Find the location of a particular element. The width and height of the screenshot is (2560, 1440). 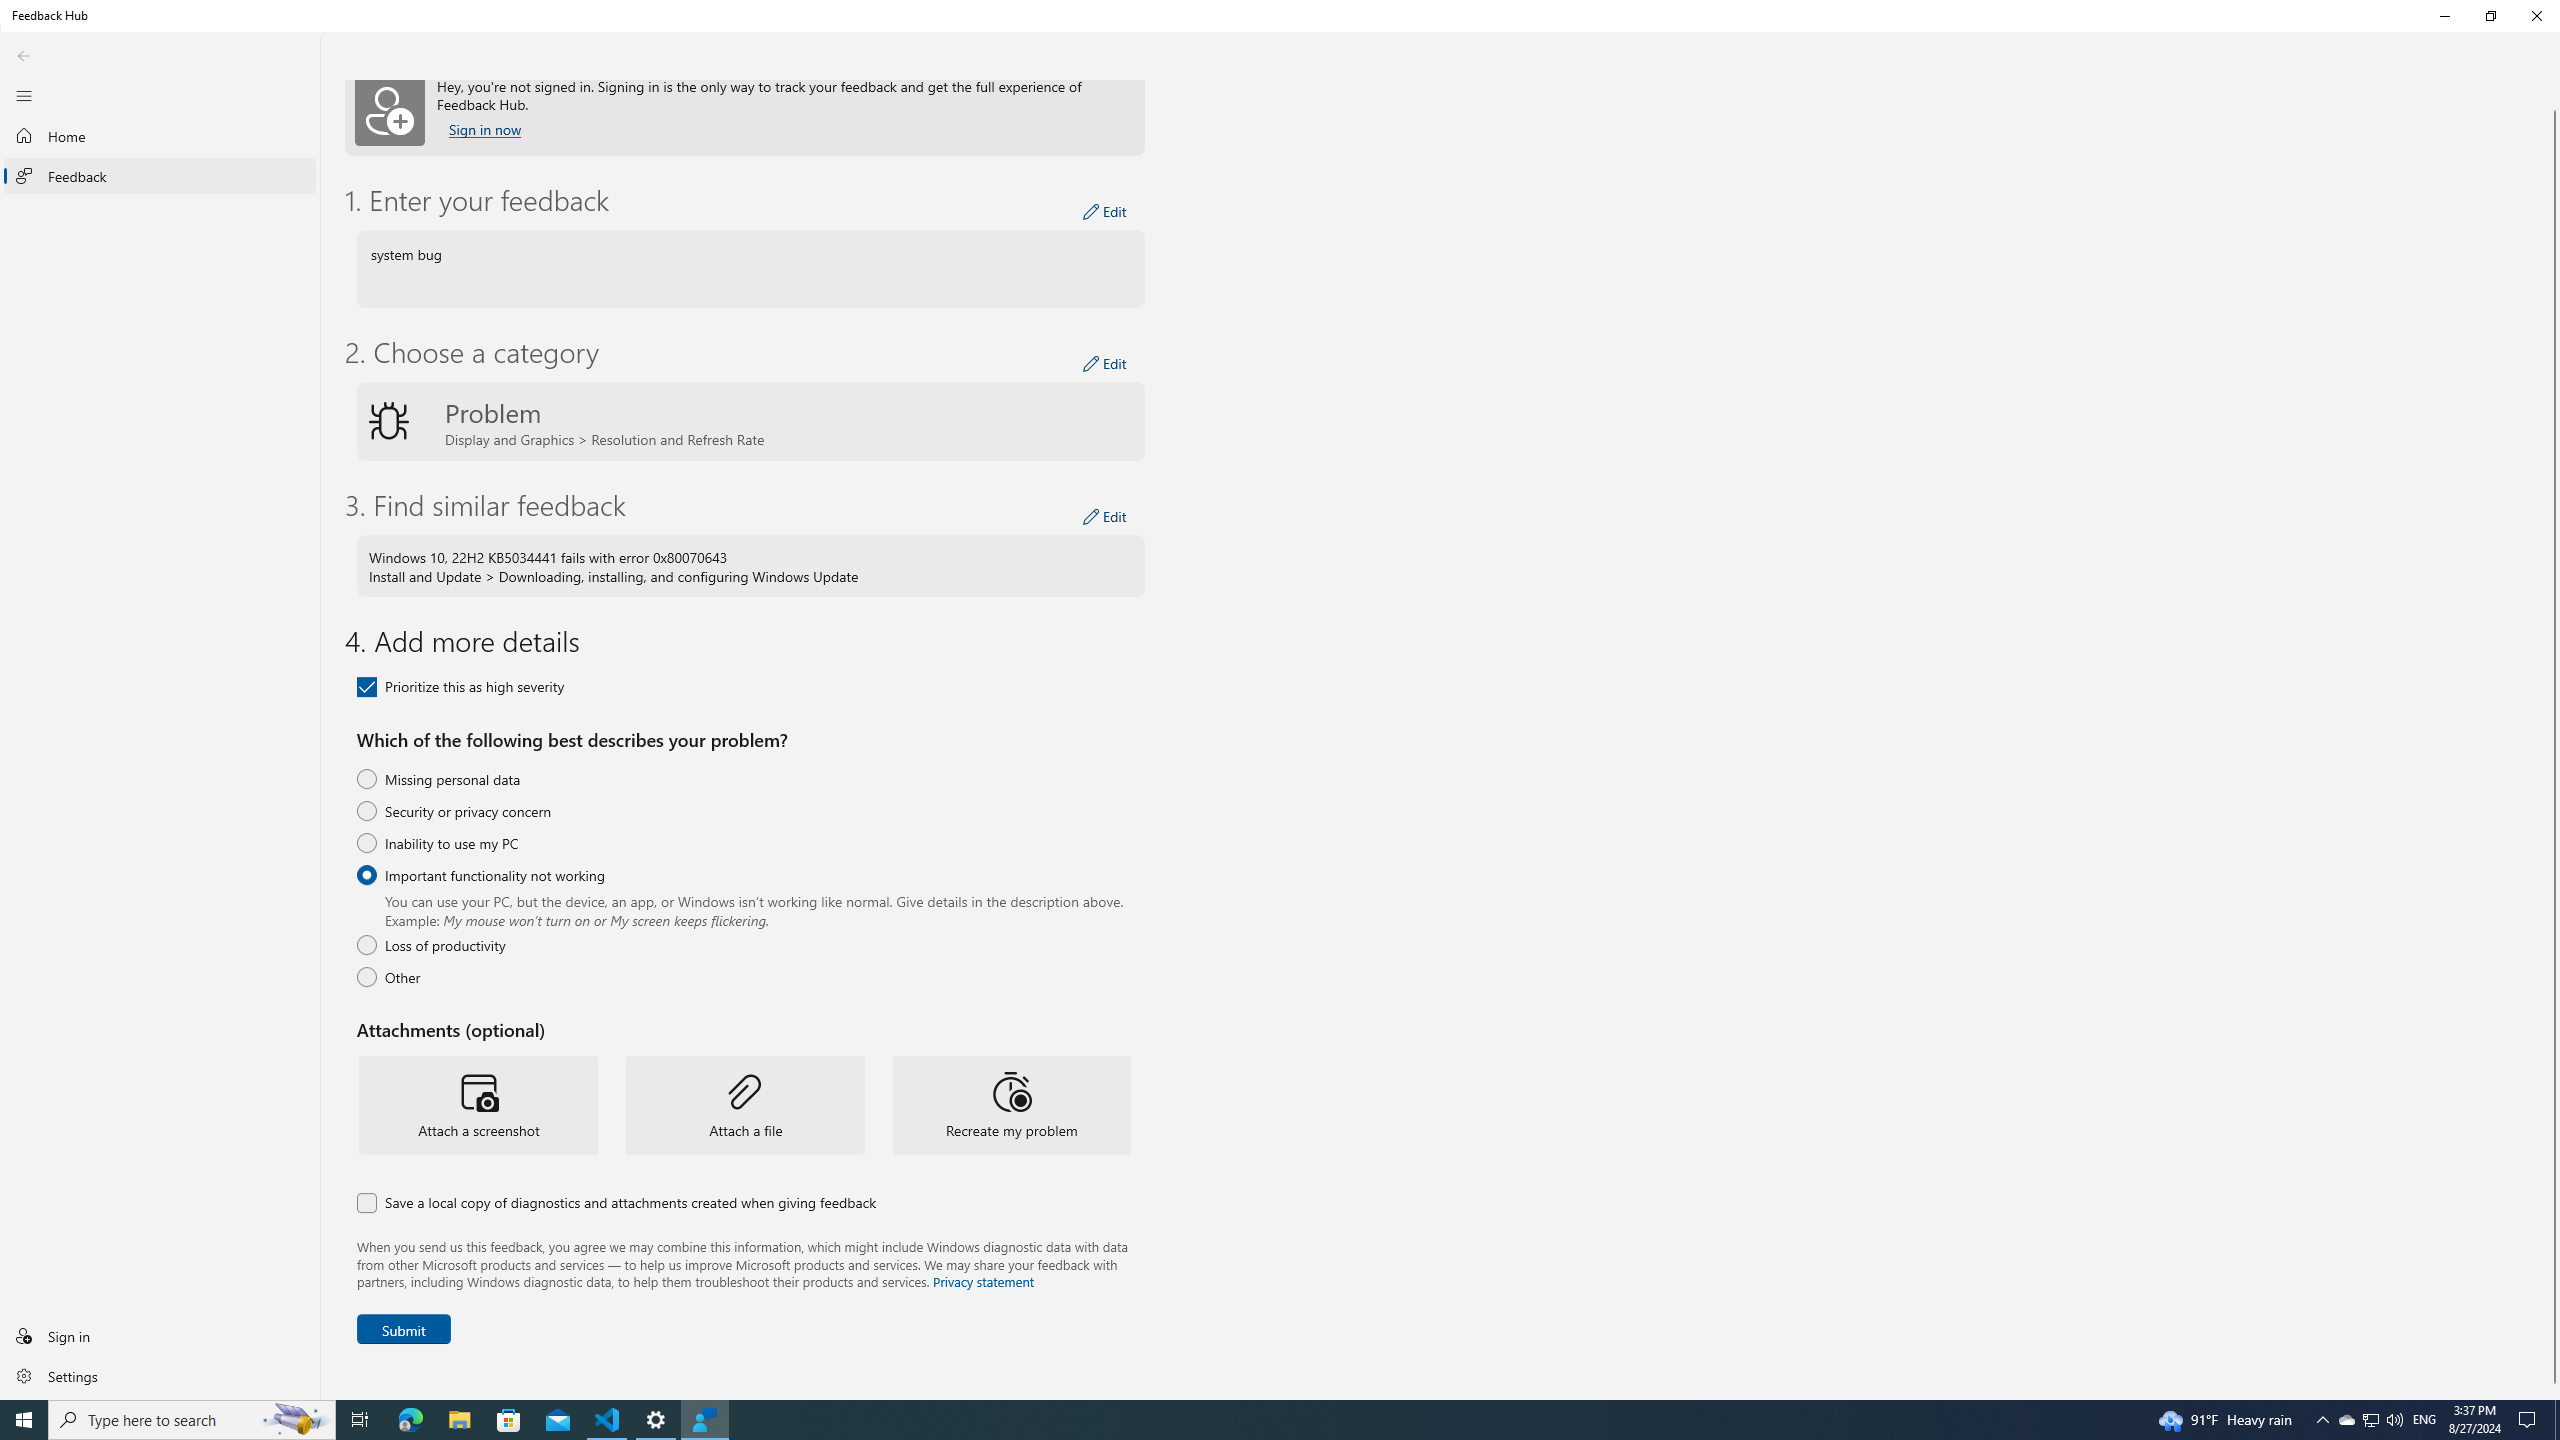

'Search highlights icon opens search home window' is located at coordinates (294, 1418).